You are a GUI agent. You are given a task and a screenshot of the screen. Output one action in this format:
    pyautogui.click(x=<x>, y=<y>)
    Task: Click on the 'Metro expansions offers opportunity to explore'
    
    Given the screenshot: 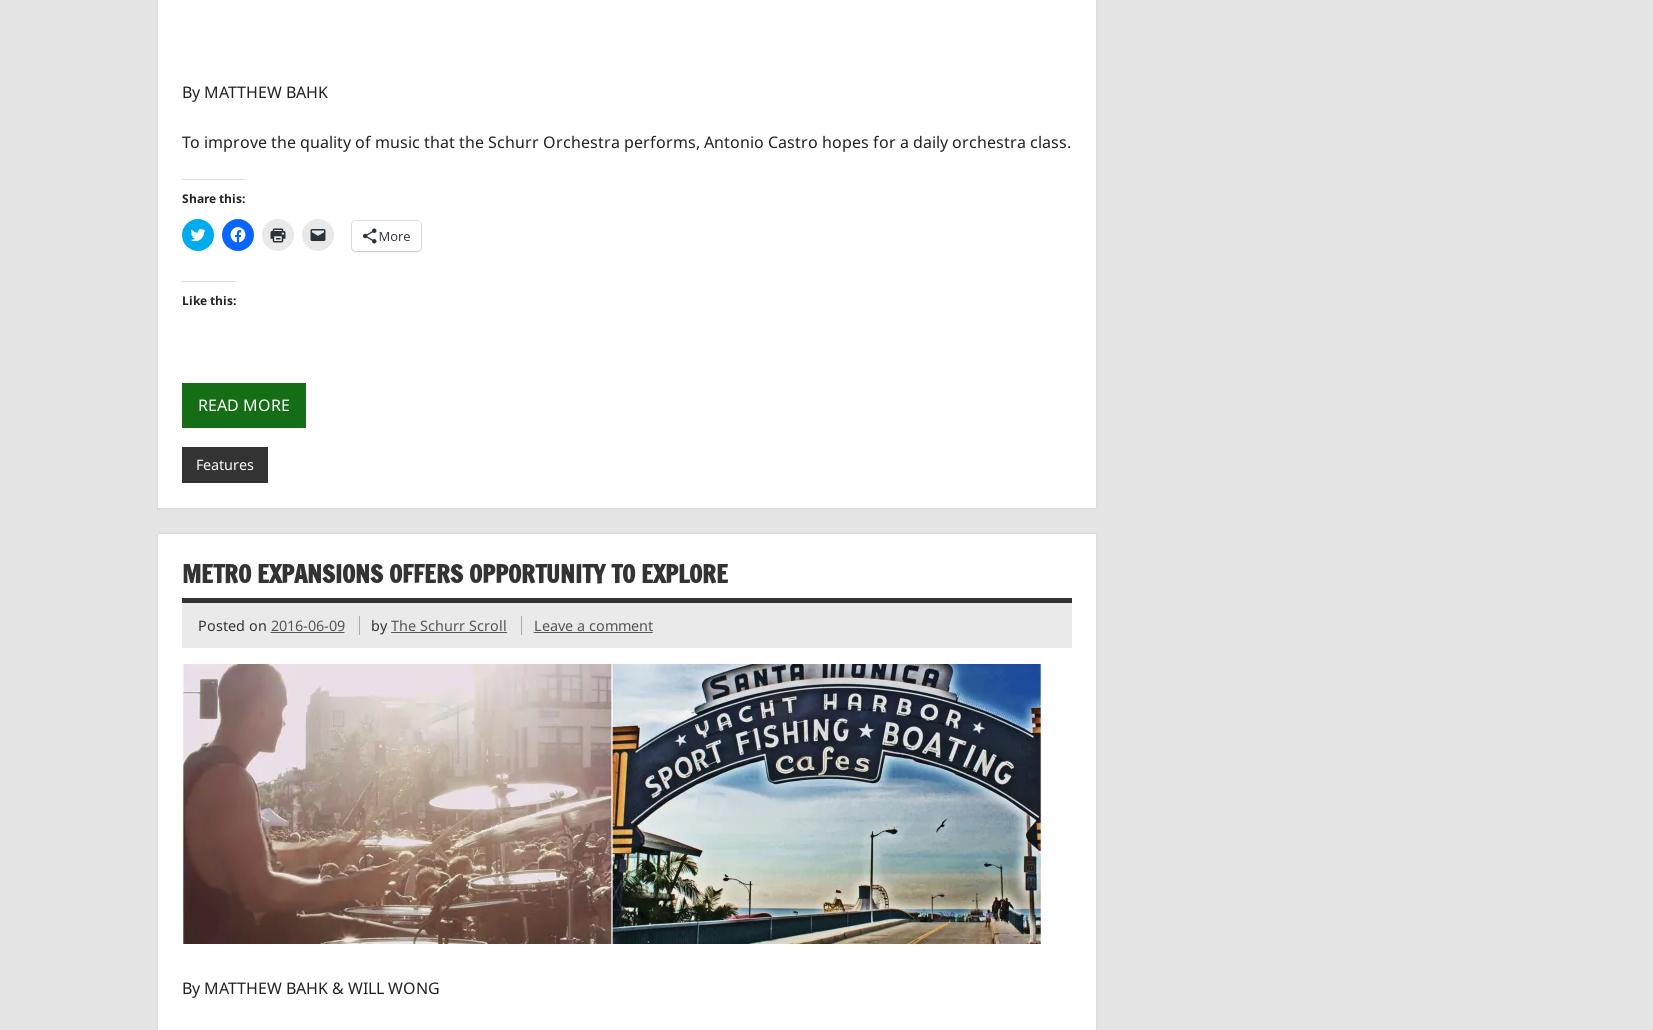 What is the action you would take?
    pyautogui.click(x=453, y=572)
    